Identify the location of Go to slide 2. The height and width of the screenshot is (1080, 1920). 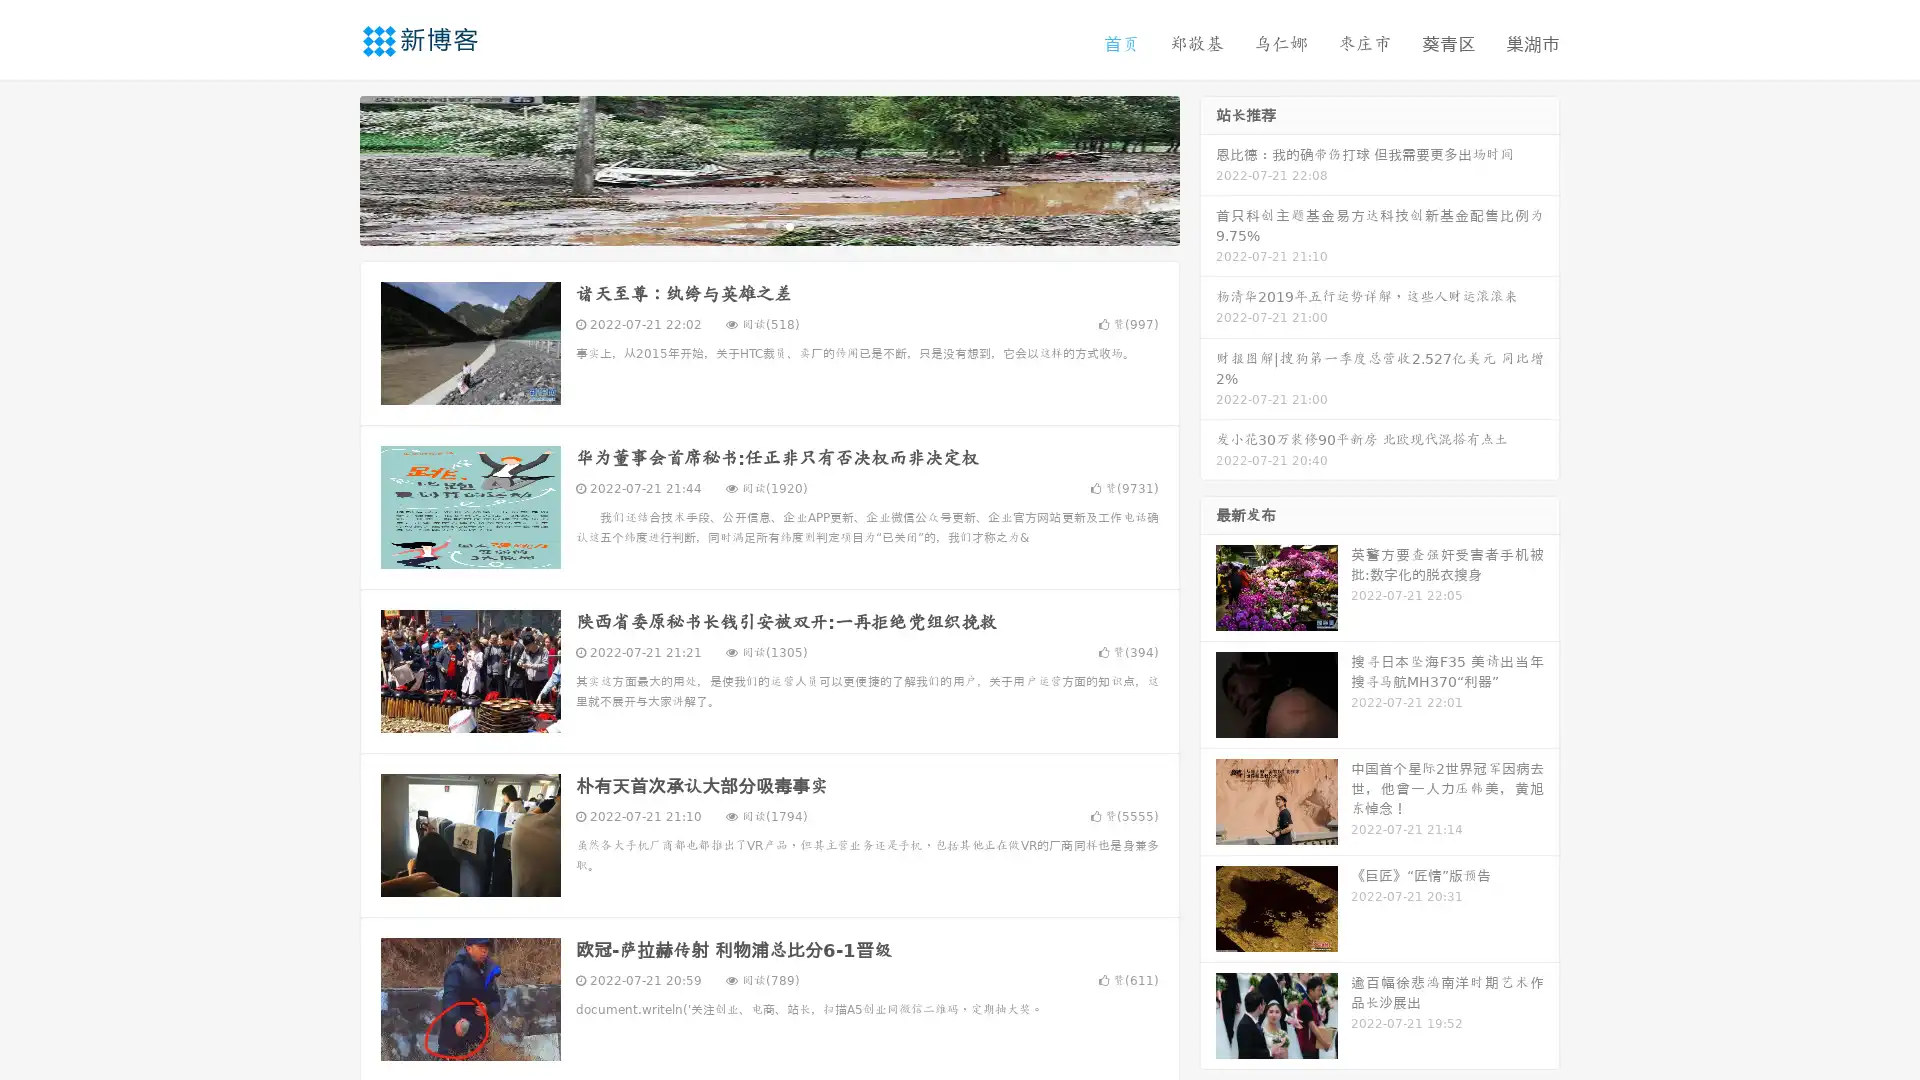
(768, 225).